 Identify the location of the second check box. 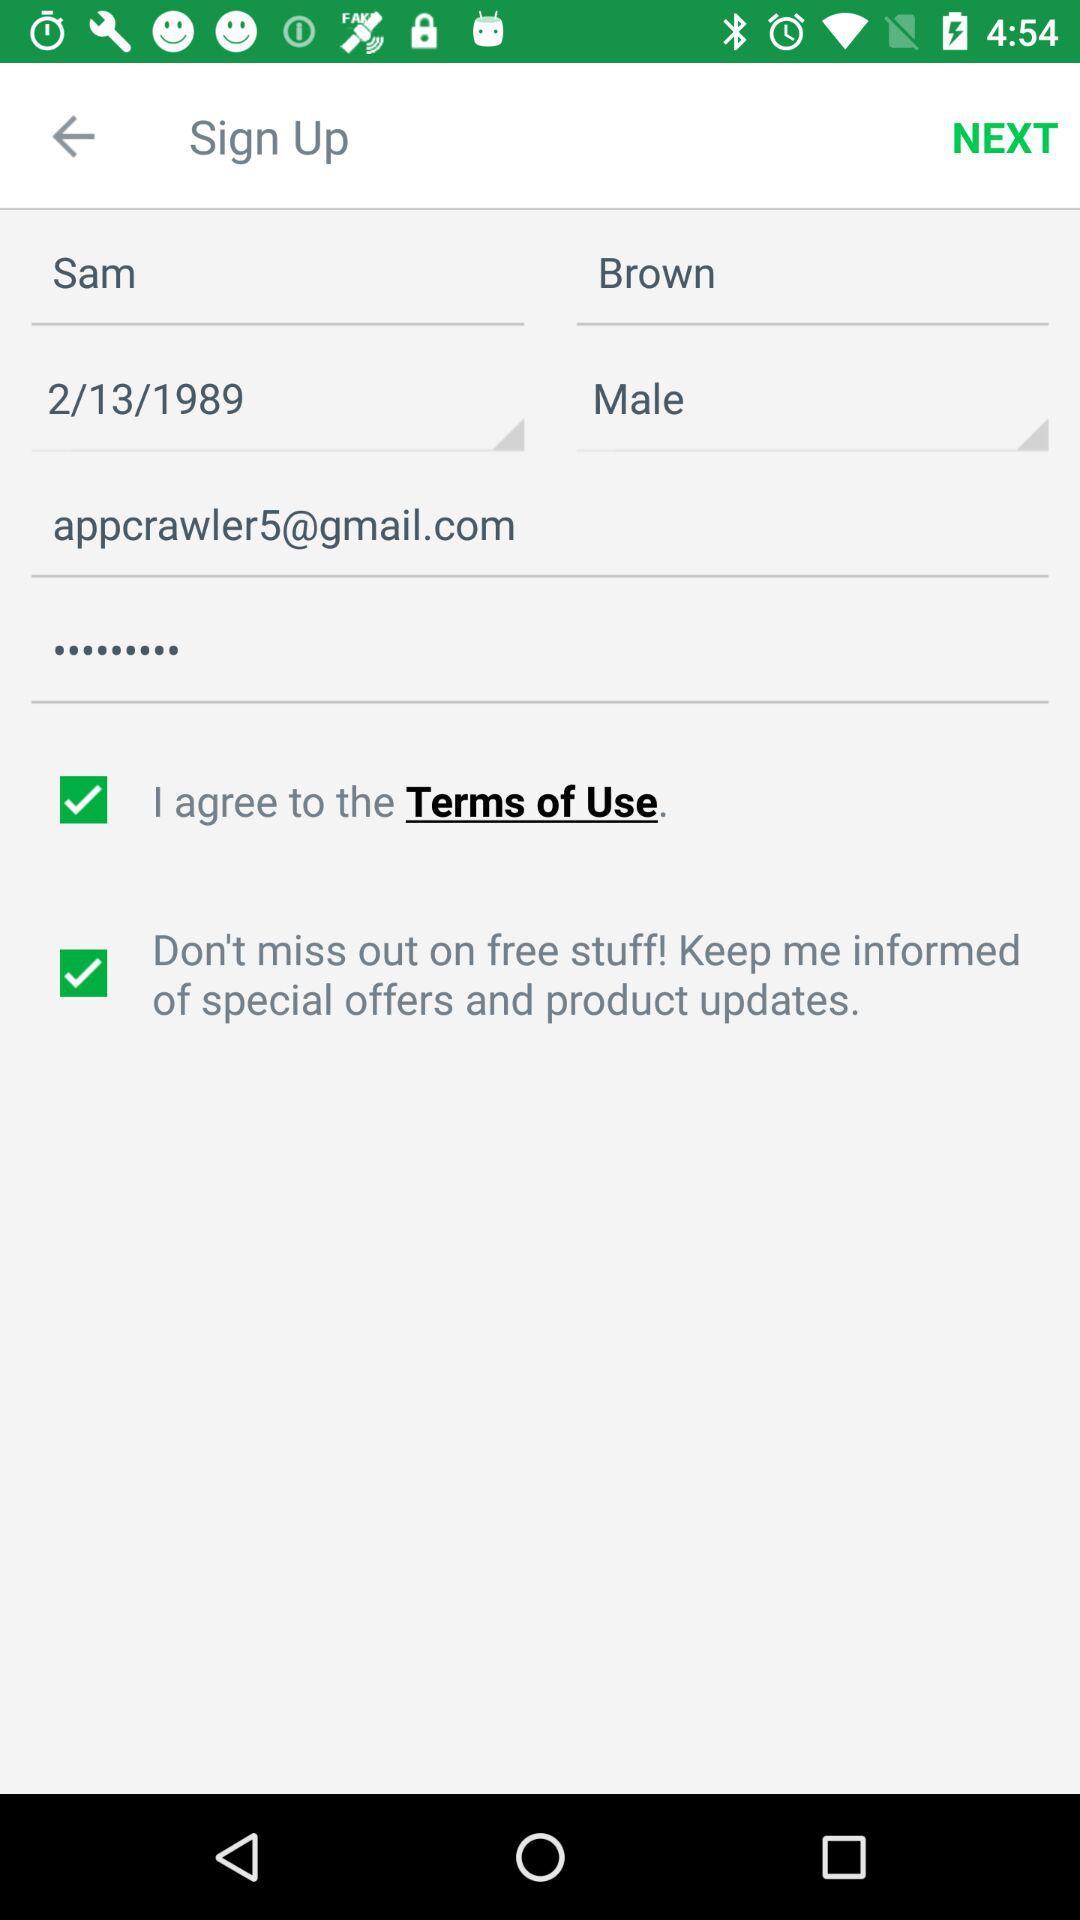
(85, 973).